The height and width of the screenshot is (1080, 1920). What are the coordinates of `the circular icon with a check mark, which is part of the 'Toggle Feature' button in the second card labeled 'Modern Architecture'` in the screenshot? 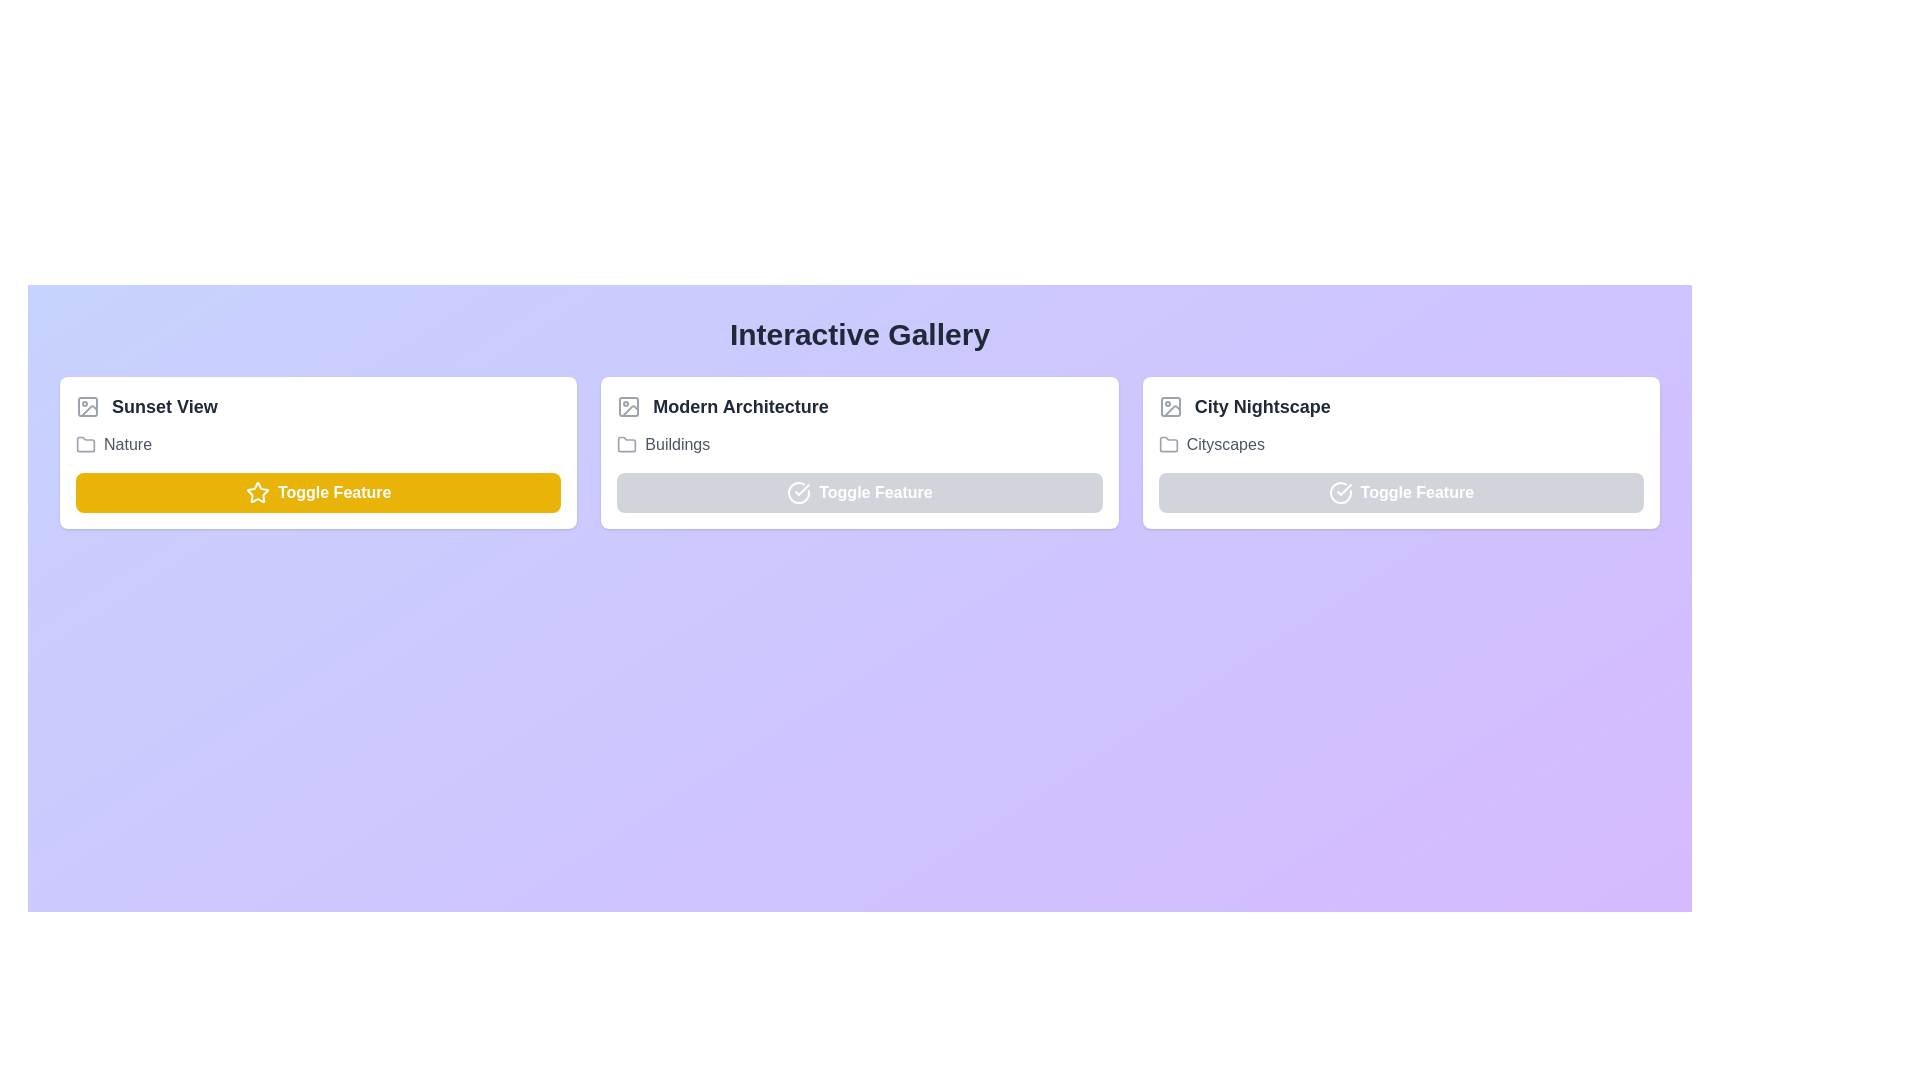 It's located at (798, 493).